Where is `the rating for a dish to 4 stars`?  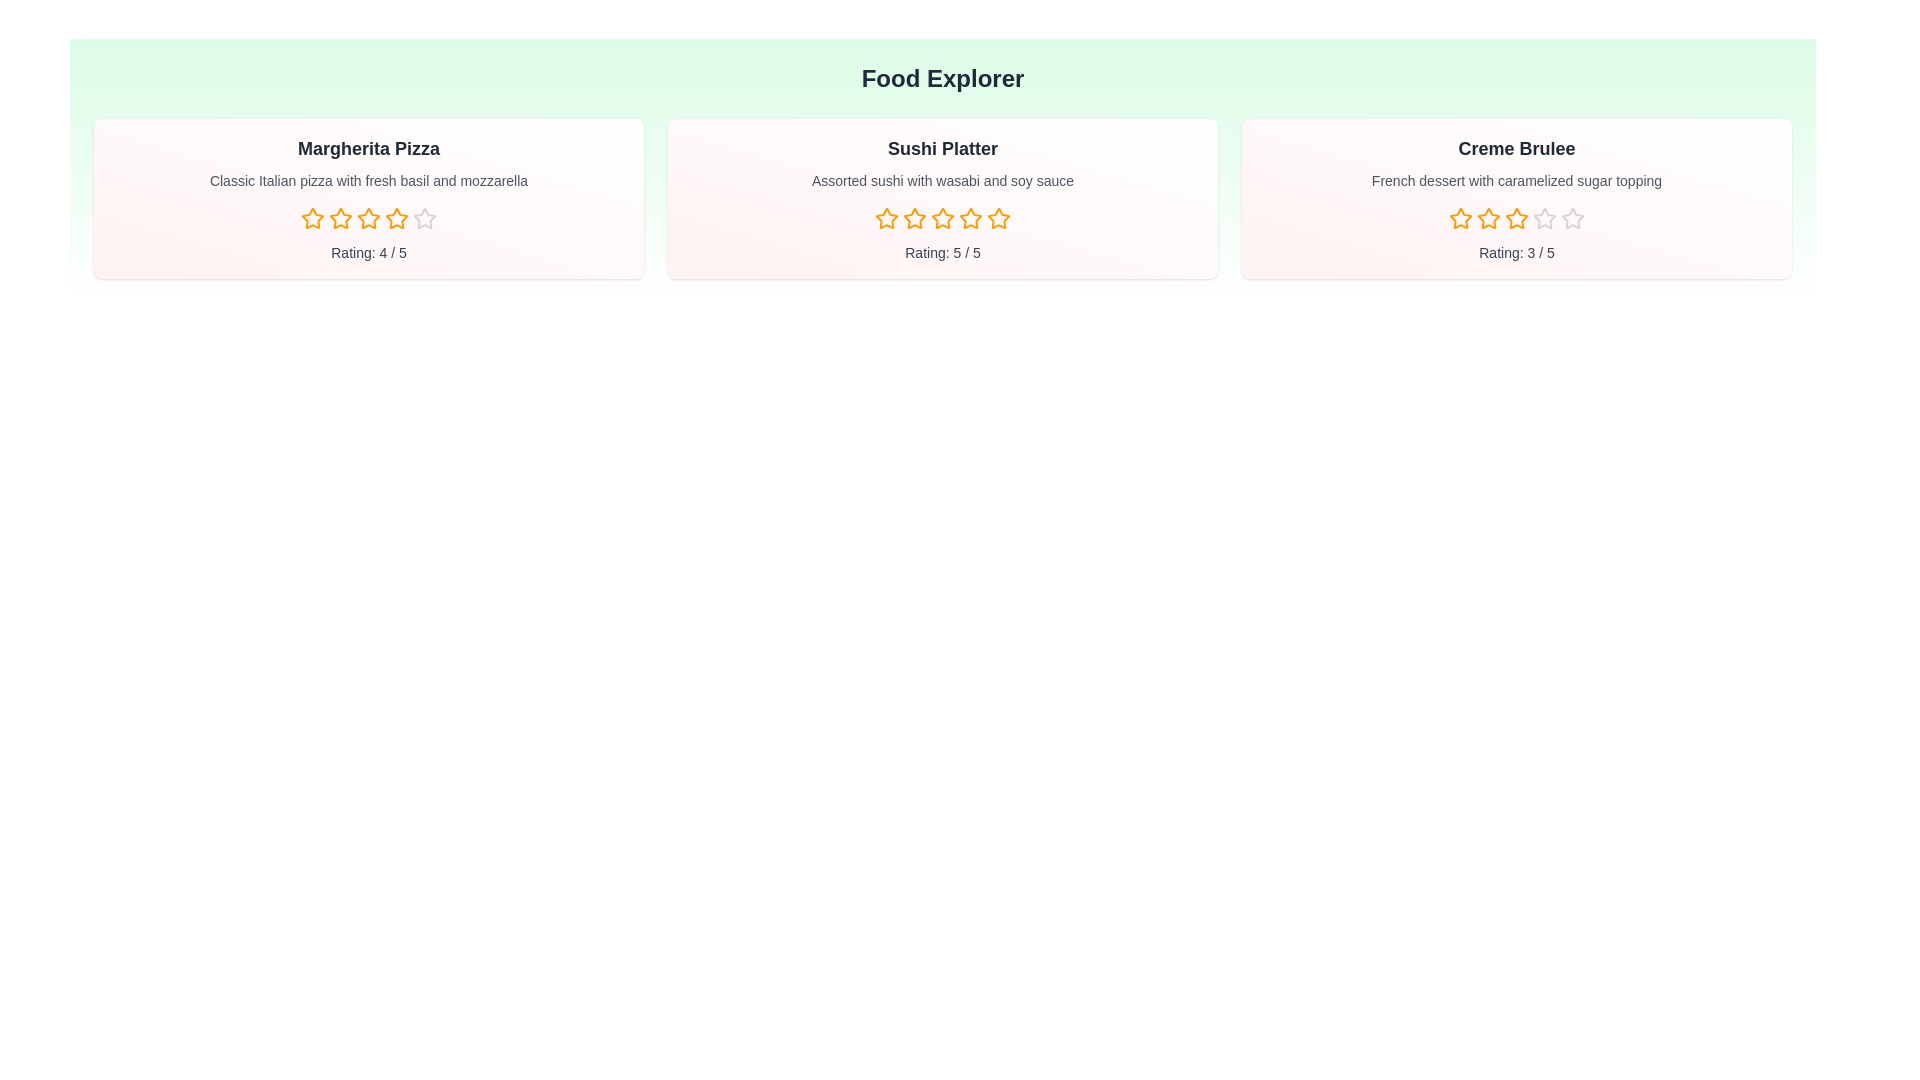
the rating for a dish to 4 stars is located at coordinates (397, 219).